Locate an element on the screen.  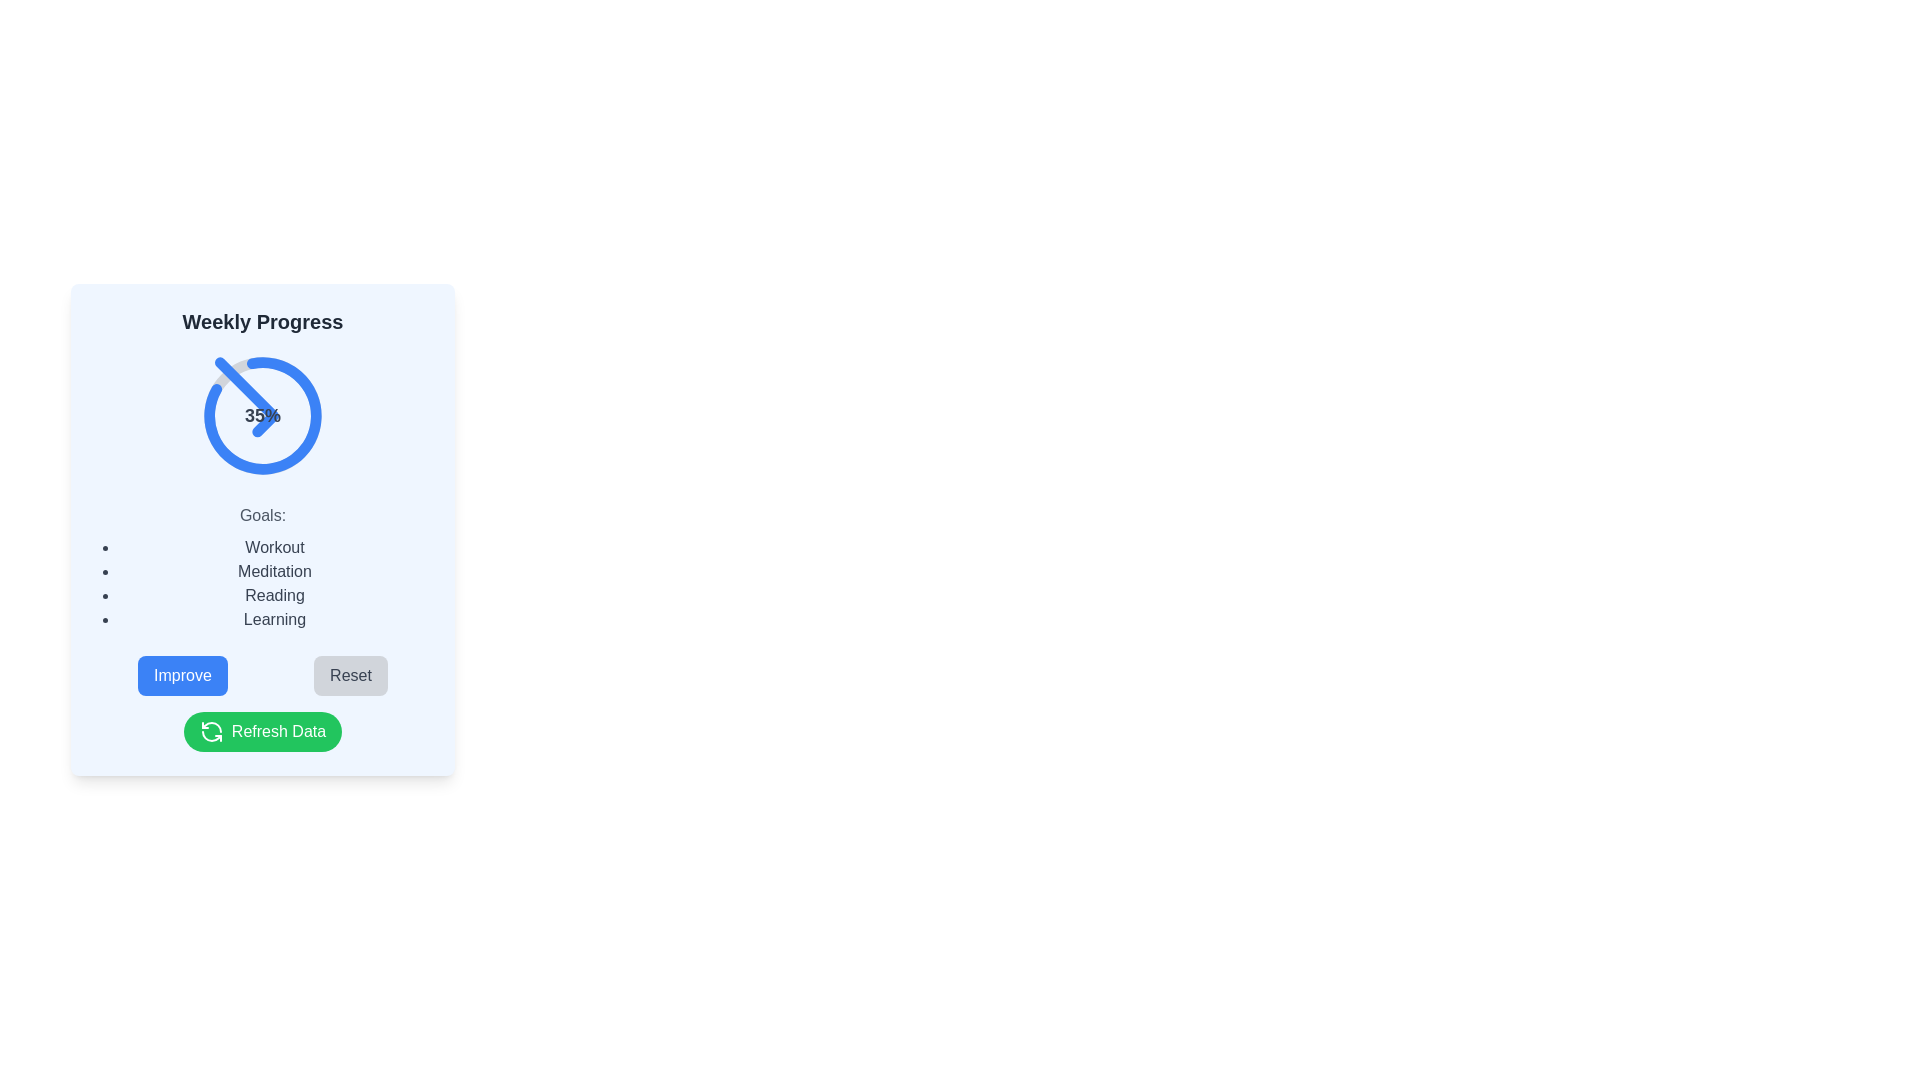
the checkmark icon located at the center of the circular progress indicator displaying '35%' in the 'Weekly Progress' section is located at coordinates (245, 397).